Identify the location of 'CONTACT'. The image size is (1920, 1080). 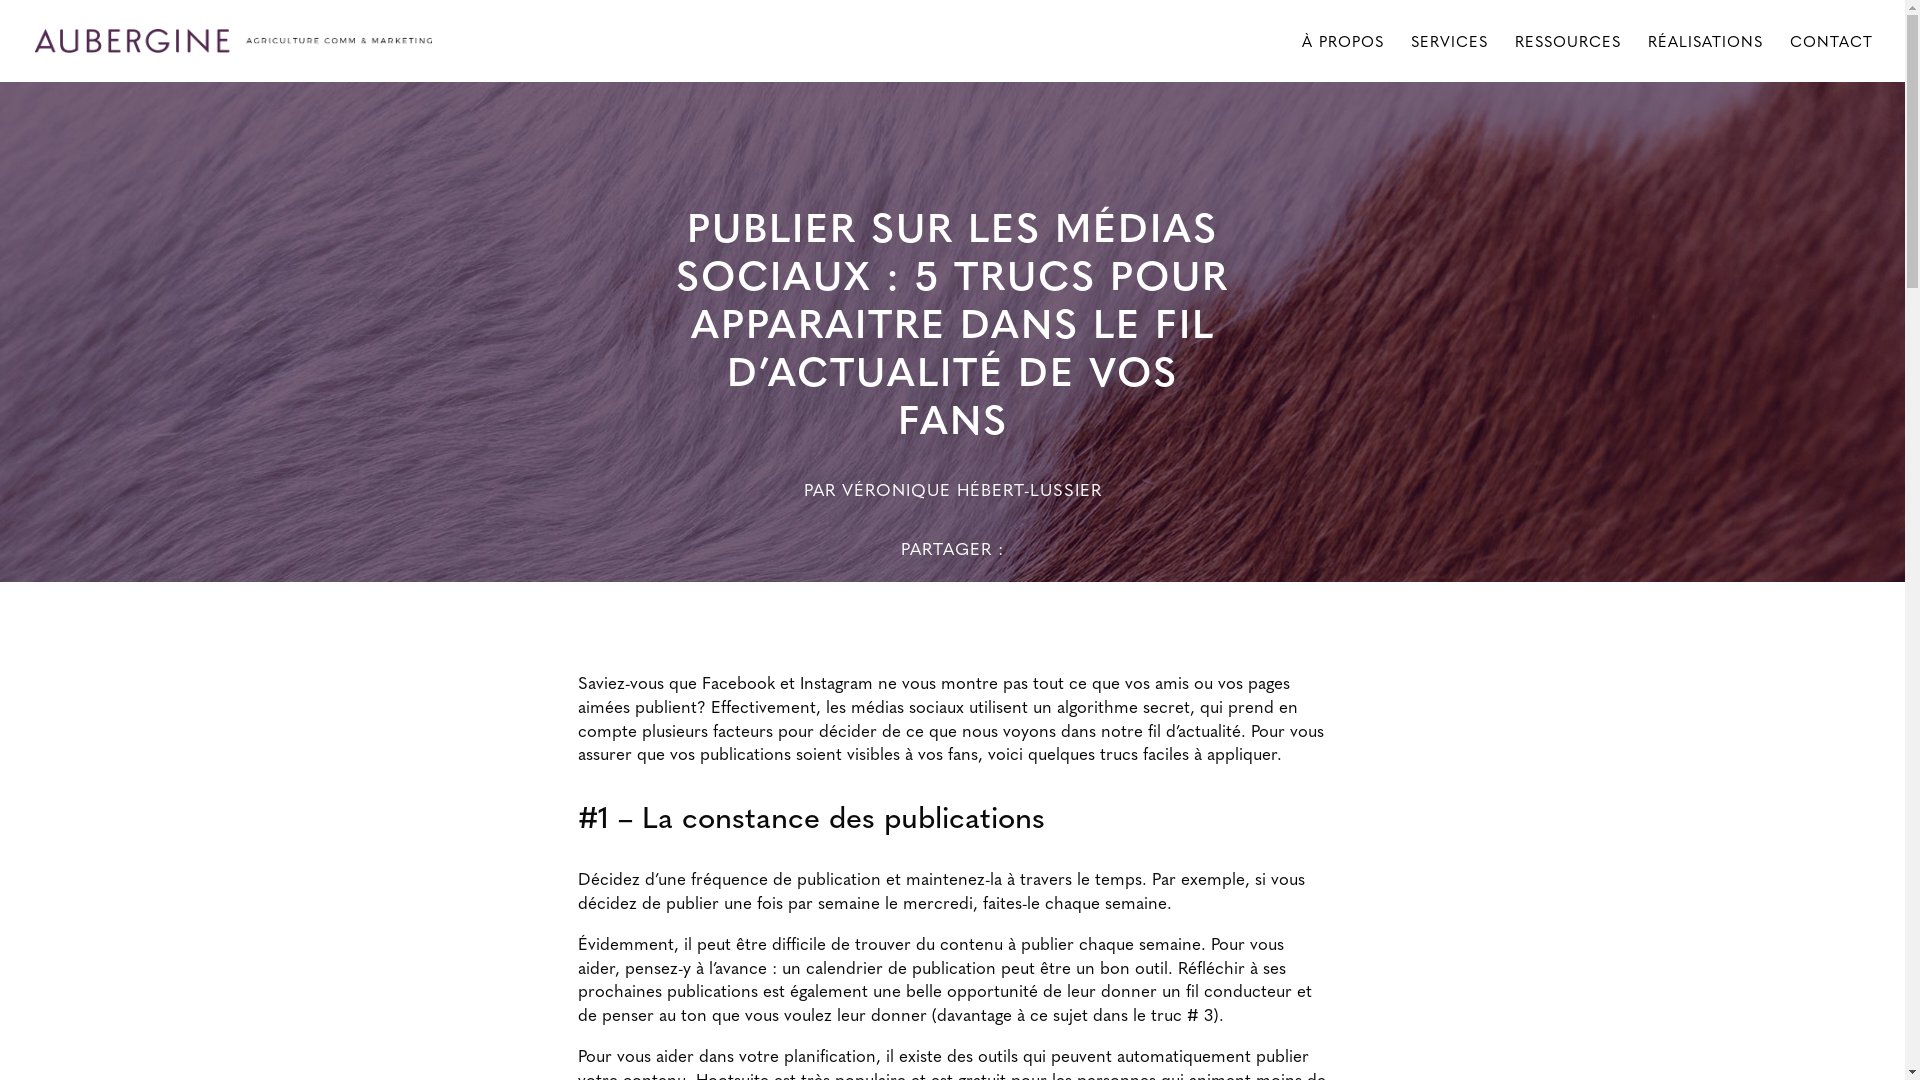
(1831, 56).